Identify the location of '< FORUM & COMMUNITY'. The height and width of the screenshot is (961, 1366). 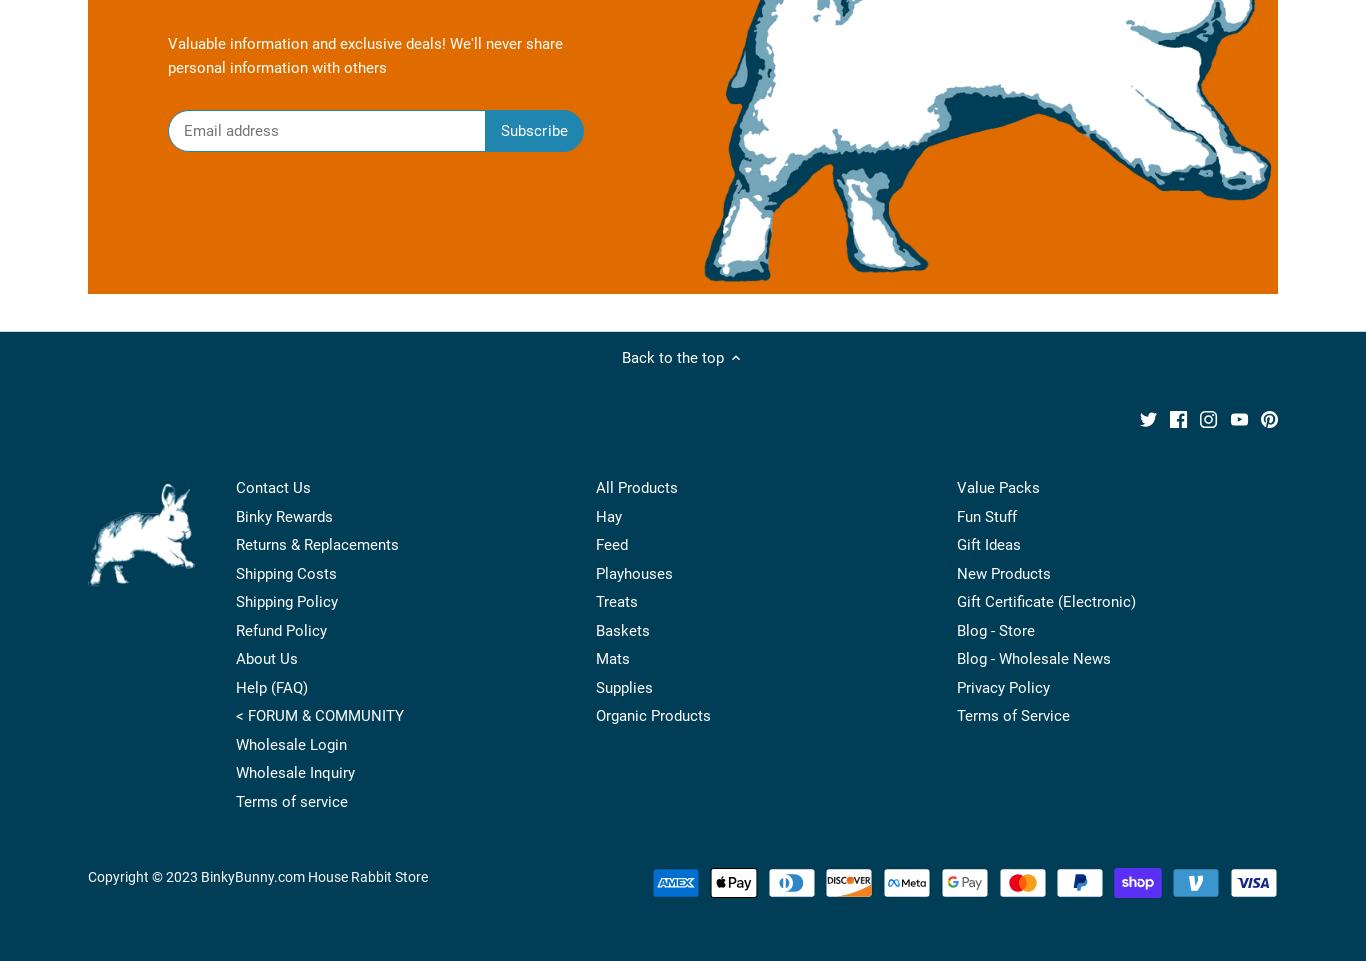
(318, 716).